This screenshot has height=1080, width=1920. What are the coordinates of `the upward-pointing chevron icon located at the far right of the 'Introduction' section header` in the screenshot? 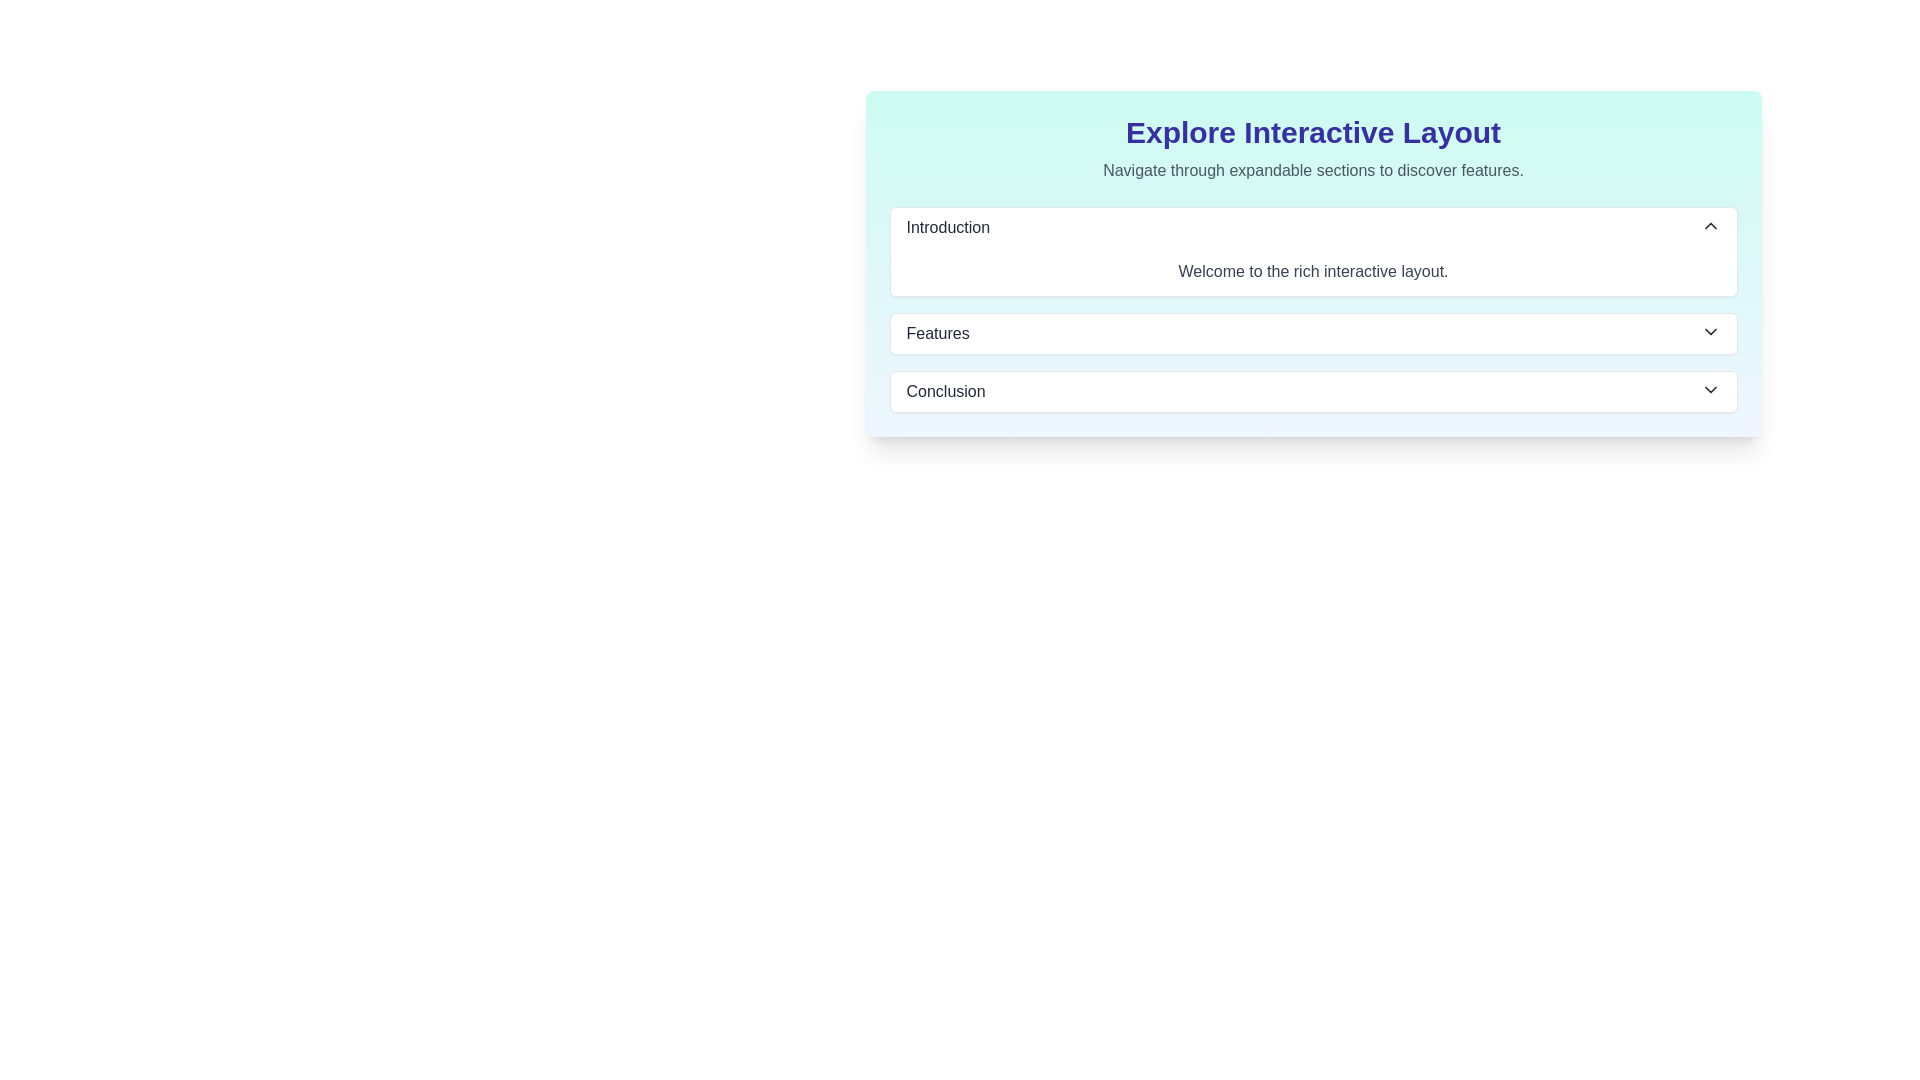 It's located at (1709, 225).